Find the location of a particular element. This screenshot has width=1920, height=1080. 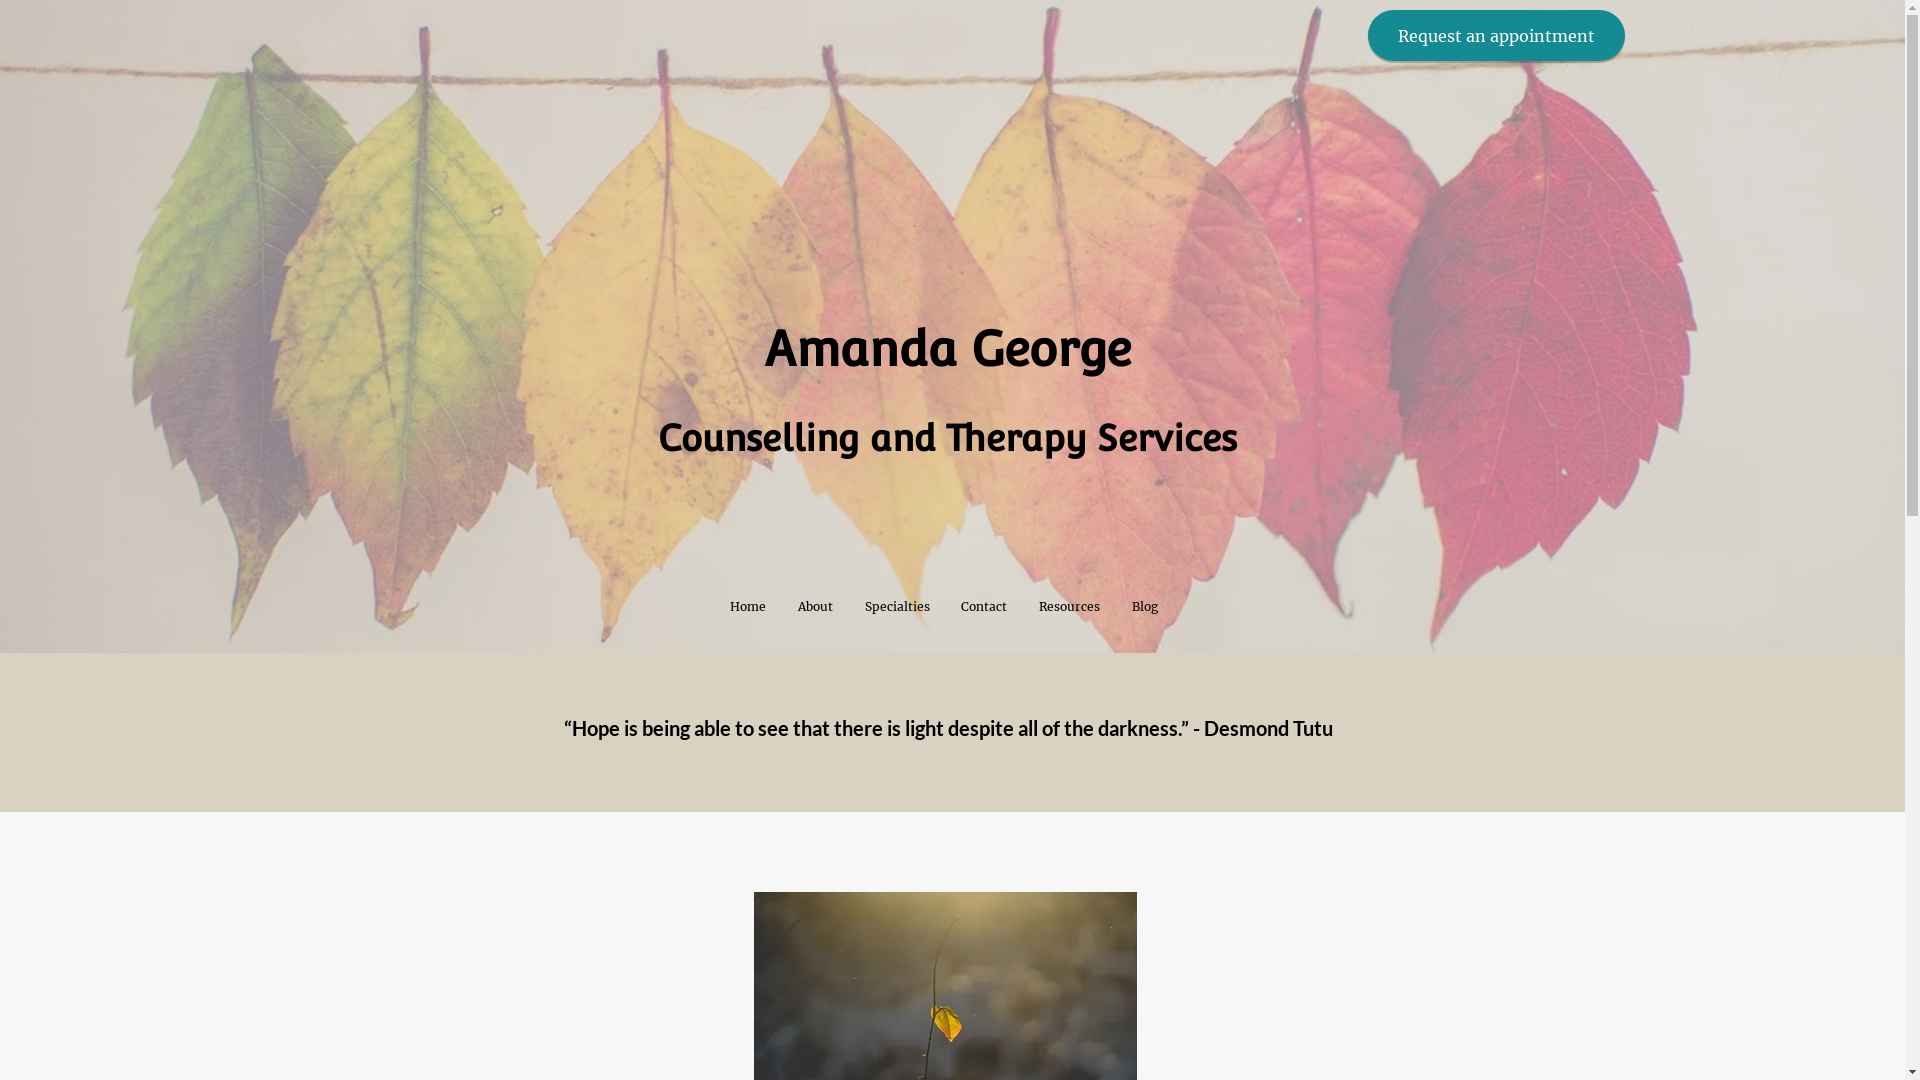

'Blog' is located at coordinates (1145, 605).